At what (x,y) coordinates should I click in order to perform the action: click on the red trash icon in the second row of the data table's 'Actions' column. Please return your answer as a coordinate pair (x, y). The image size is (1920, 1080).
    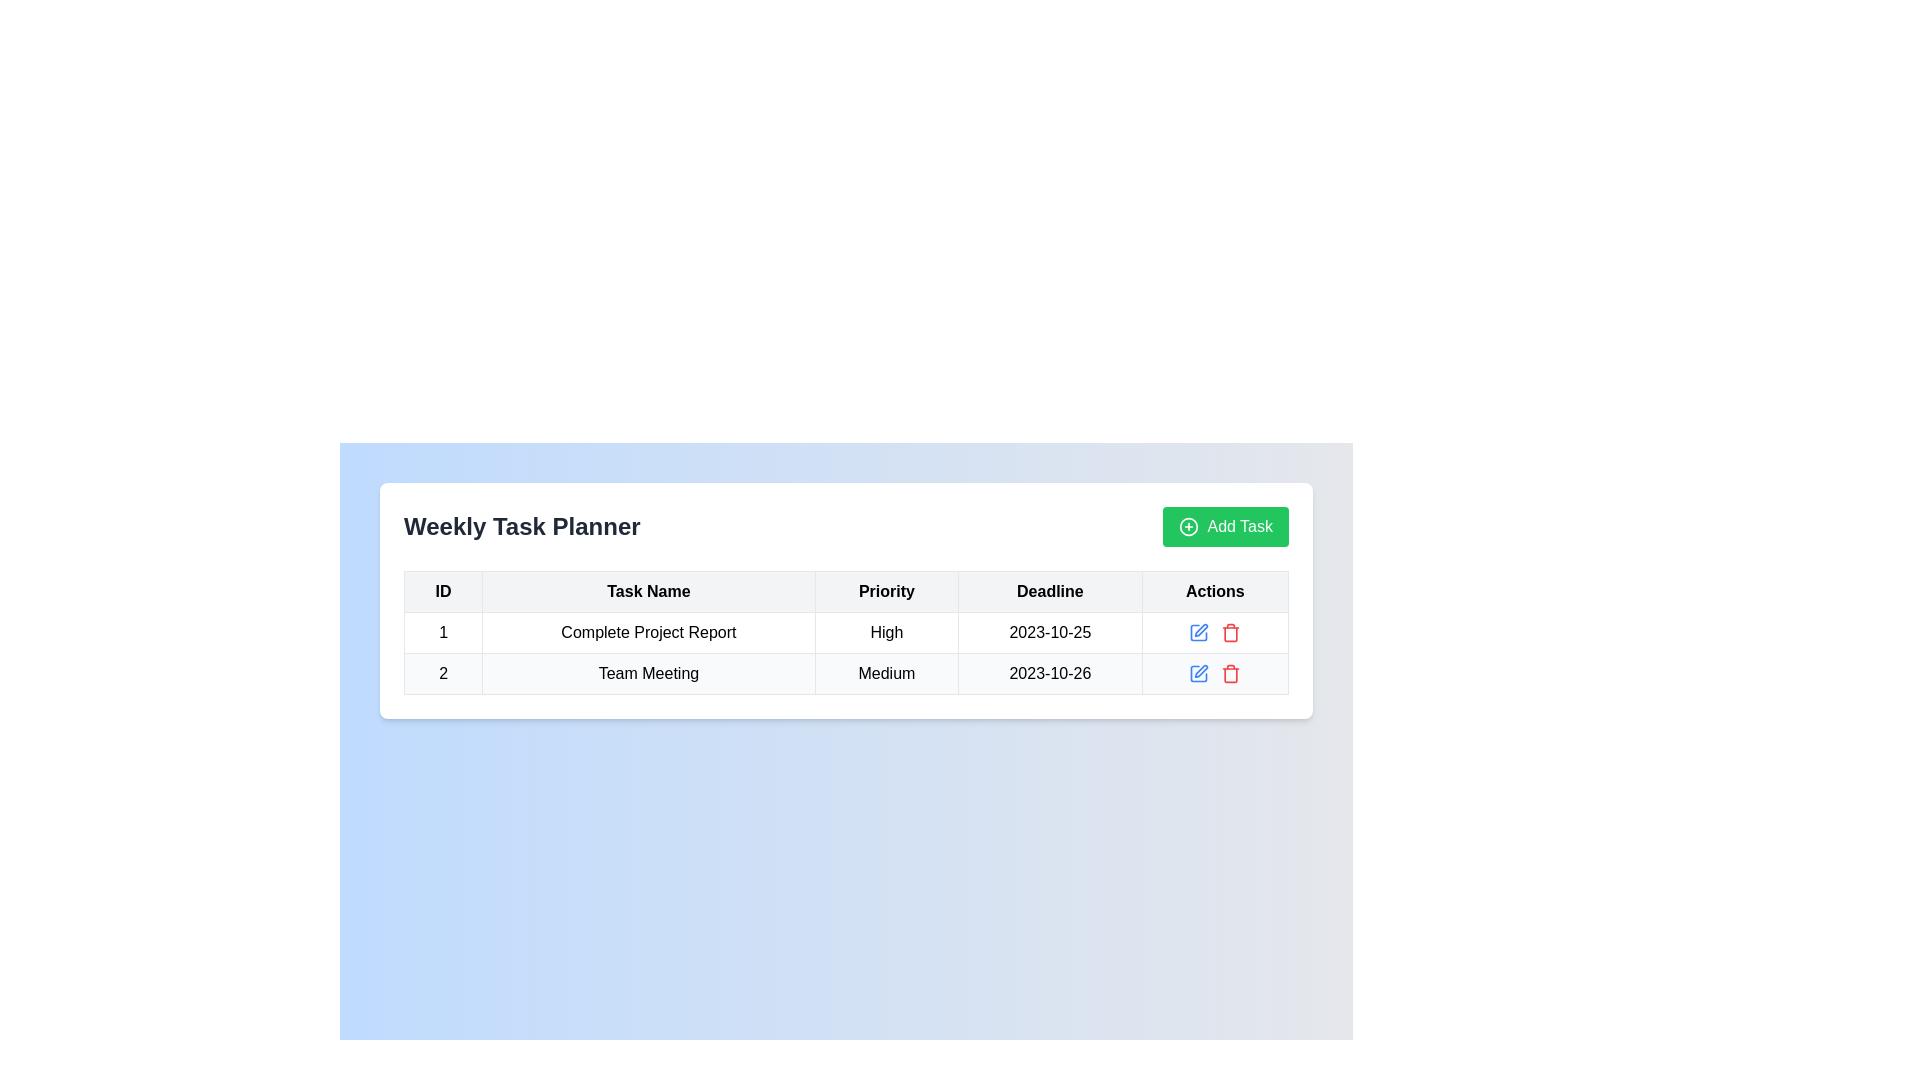
    Looking at the image, I should click on (1230, 674).